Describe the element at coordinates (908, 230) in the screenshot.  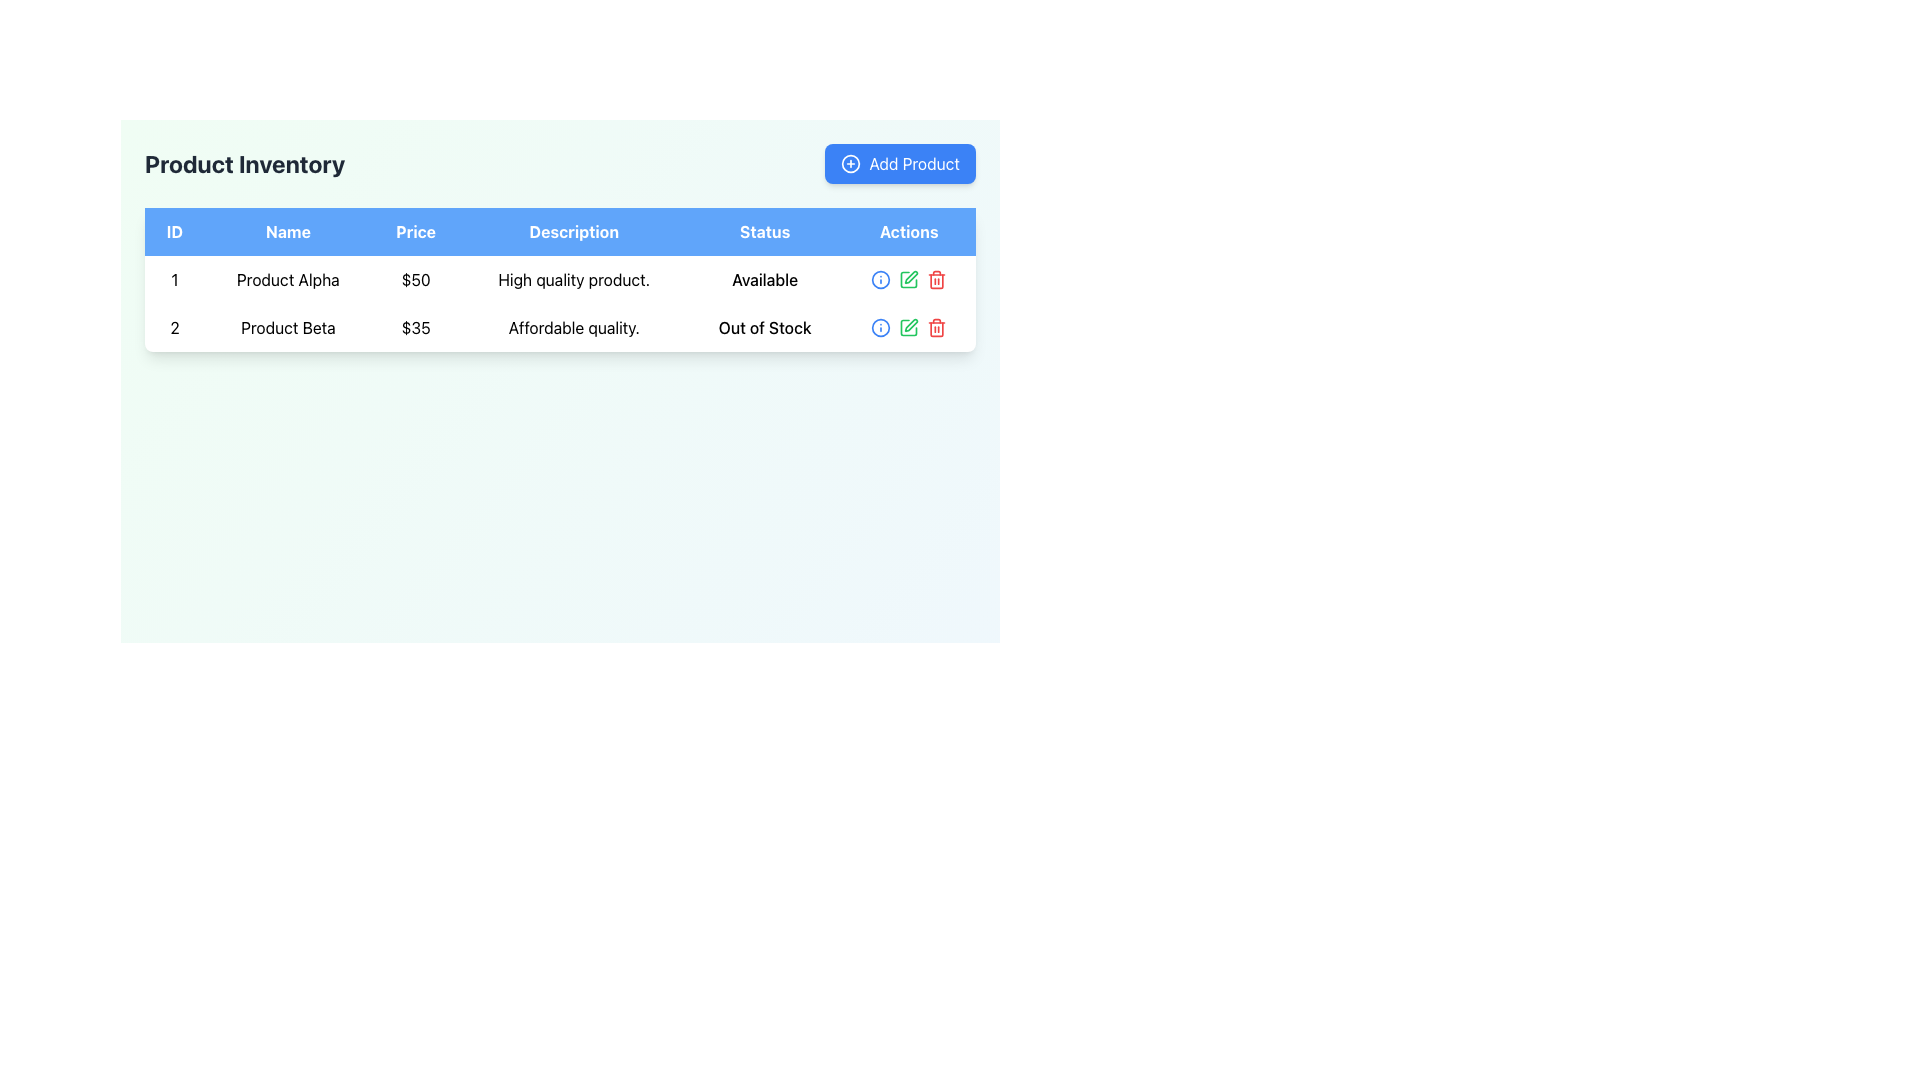
I see `the Text Element that labels the last column of the table in the header row, located after the 'Status' column` at that location.